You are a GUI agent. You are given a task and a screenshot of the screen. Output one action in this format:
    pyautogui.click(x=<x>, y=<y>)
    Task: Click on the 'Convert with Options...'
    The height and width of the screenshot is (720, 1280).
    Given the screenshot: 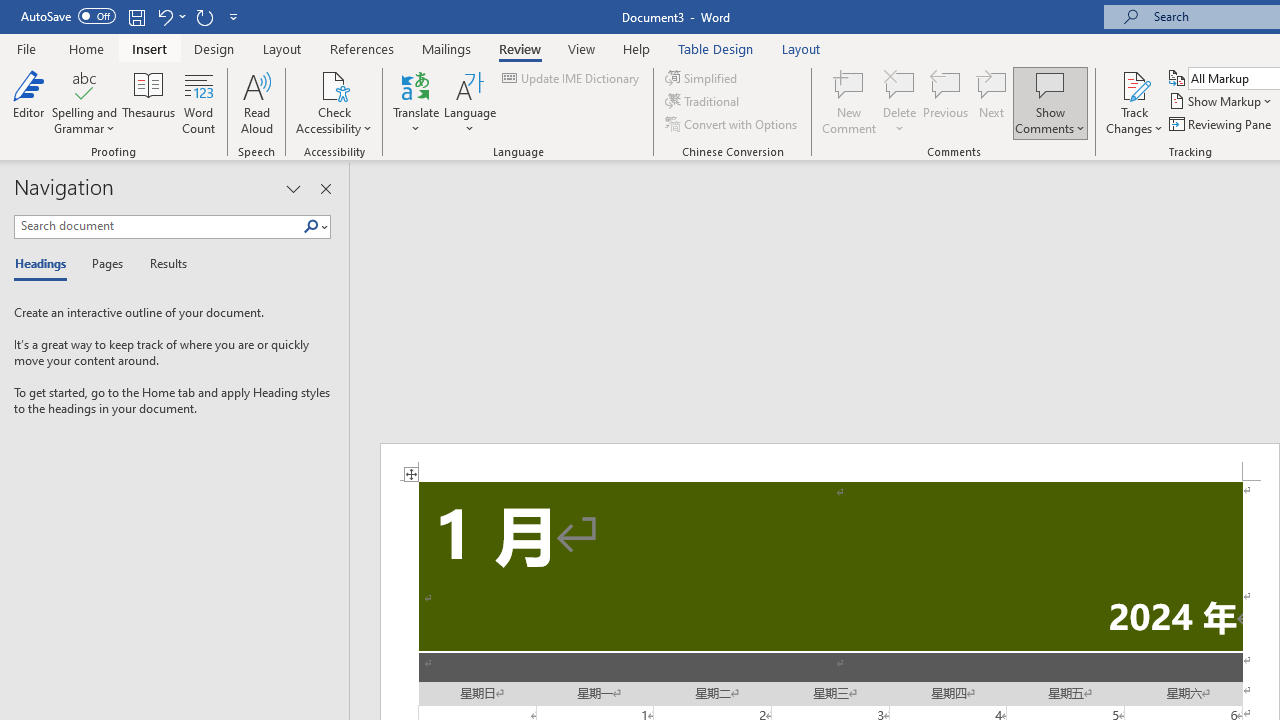 What is the action you would take?
    pyautogui.click(x=731, y=124)
    